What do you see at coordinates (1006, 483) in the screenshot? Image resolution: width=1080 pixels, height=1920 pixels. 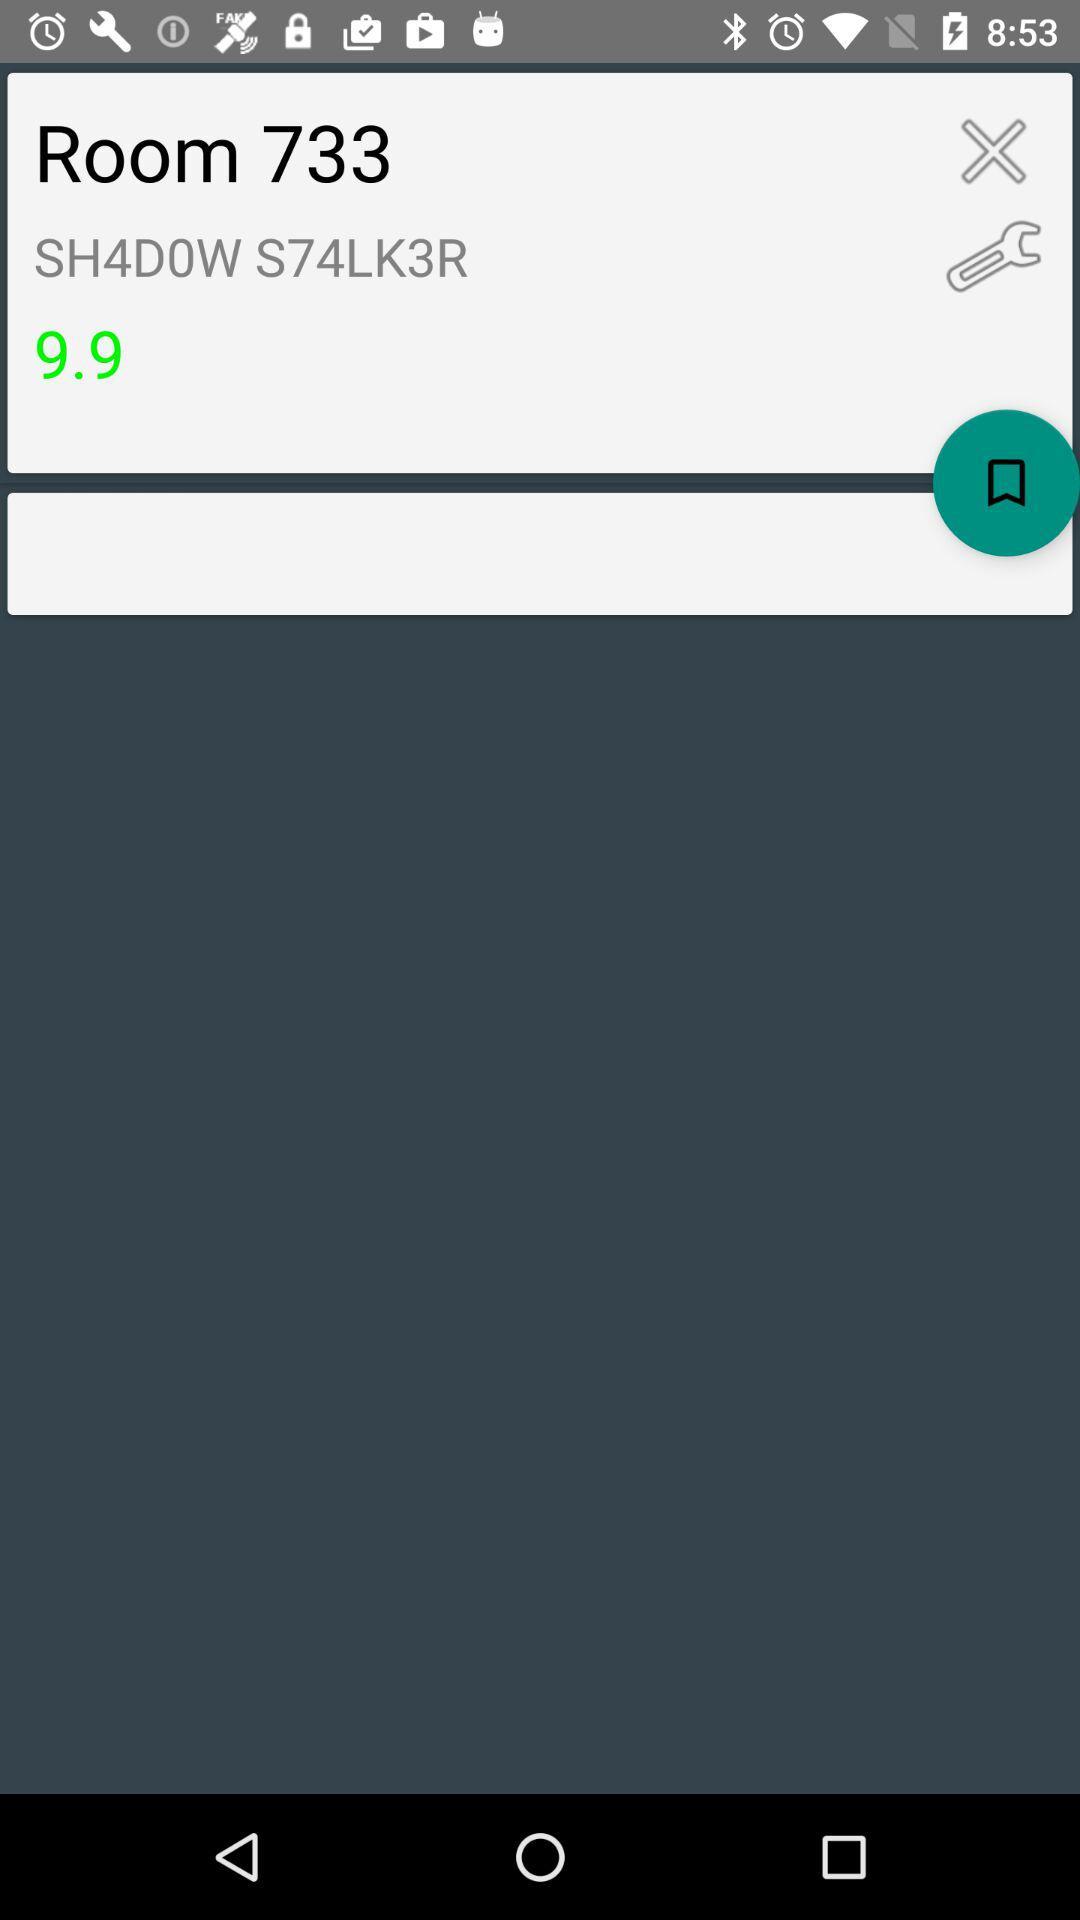 I see `the bookmark icon` at bounding box center [1006, 483].